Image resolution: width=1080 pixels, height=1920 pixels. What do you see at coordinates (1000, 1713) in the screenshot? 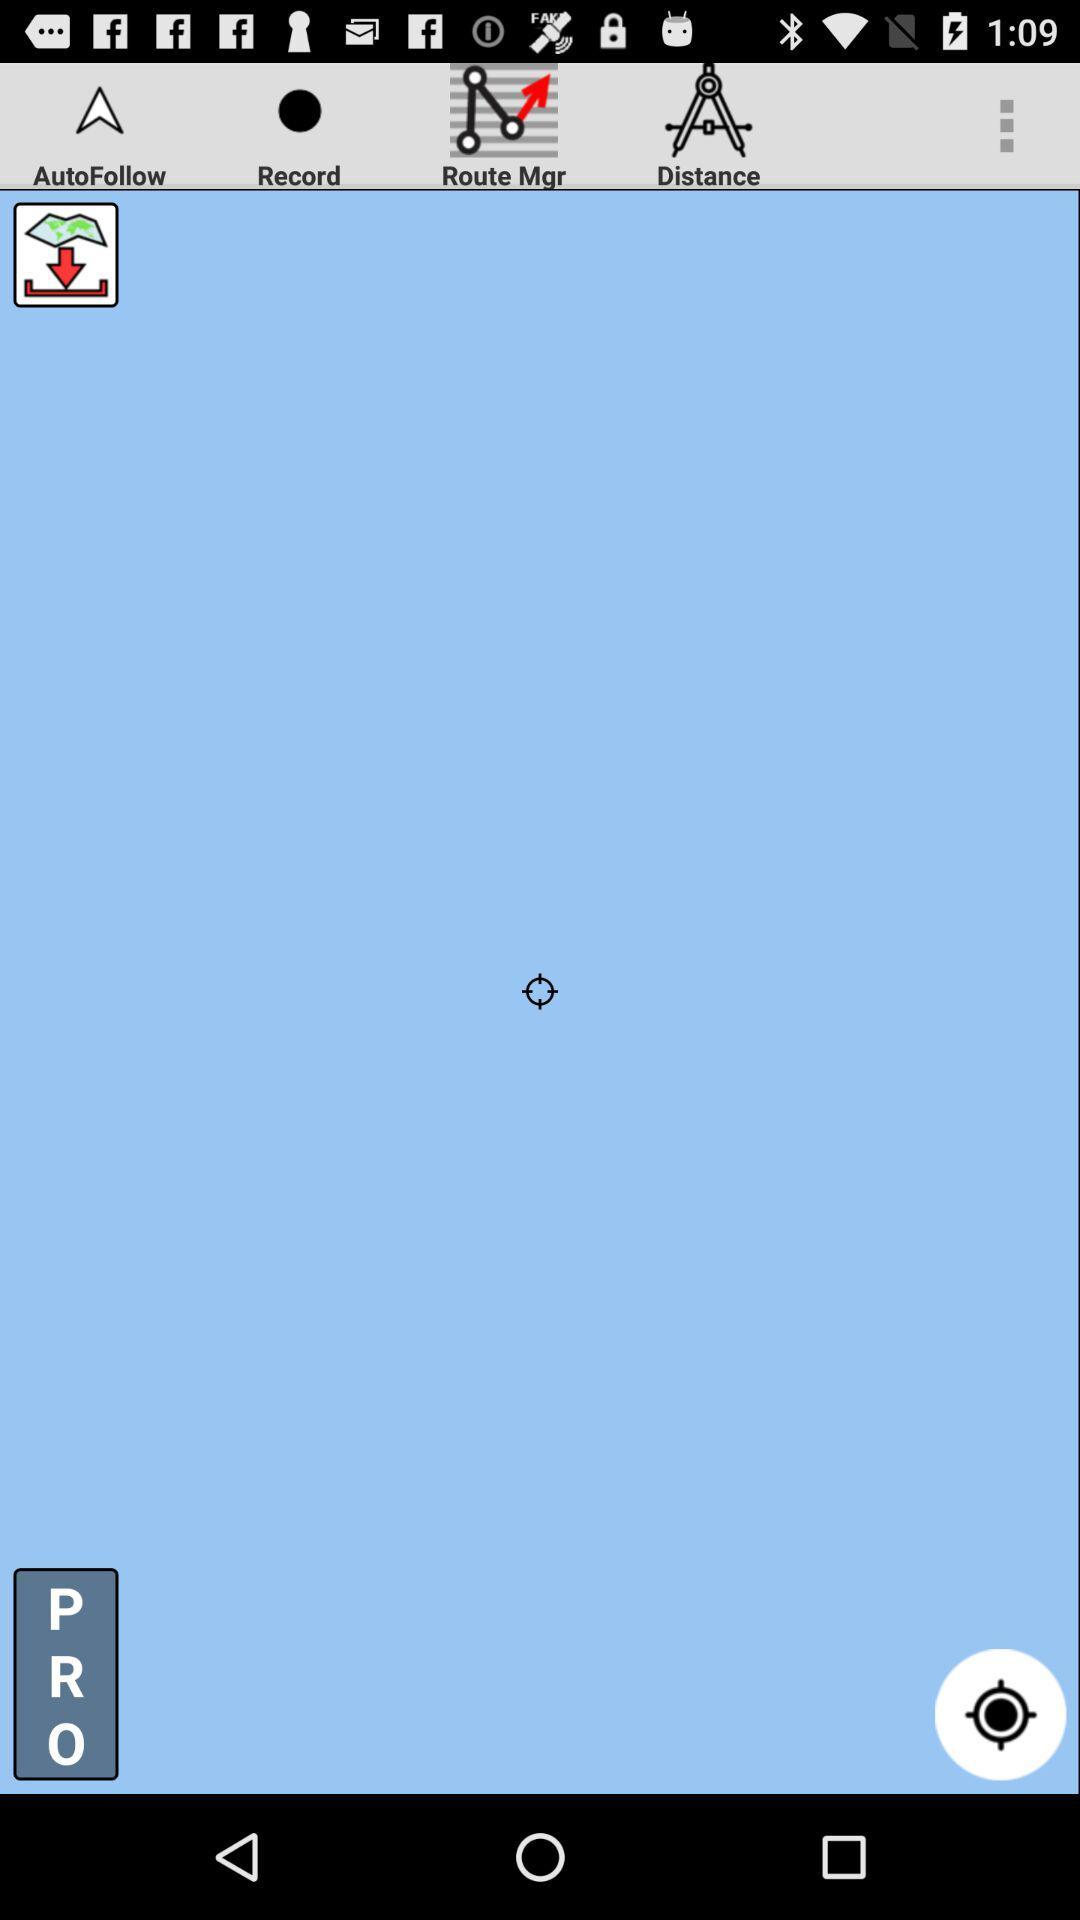
I see `the icon next to the p` at bounding box center [1000, 1713].